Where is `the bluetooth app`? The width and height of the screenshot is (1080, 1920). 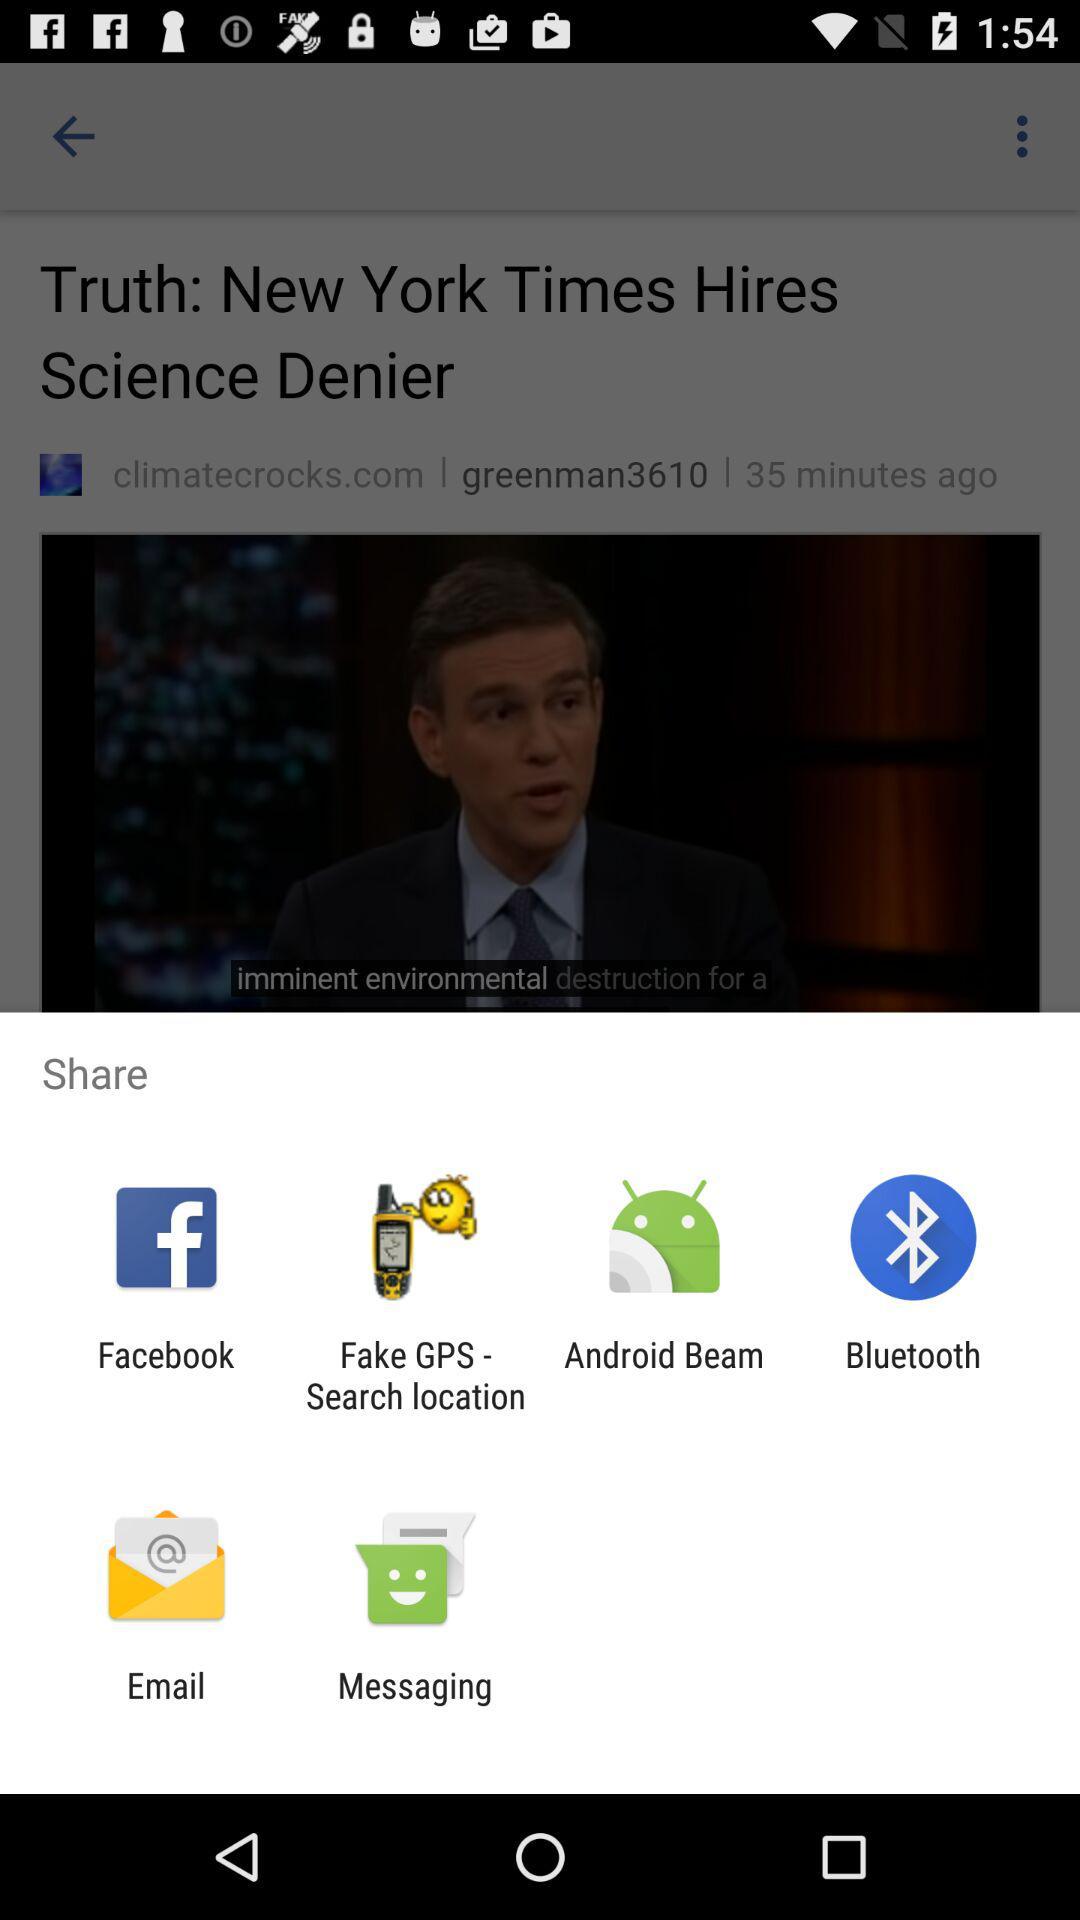 the bluetooth app is located at coordinates (913, 1374).